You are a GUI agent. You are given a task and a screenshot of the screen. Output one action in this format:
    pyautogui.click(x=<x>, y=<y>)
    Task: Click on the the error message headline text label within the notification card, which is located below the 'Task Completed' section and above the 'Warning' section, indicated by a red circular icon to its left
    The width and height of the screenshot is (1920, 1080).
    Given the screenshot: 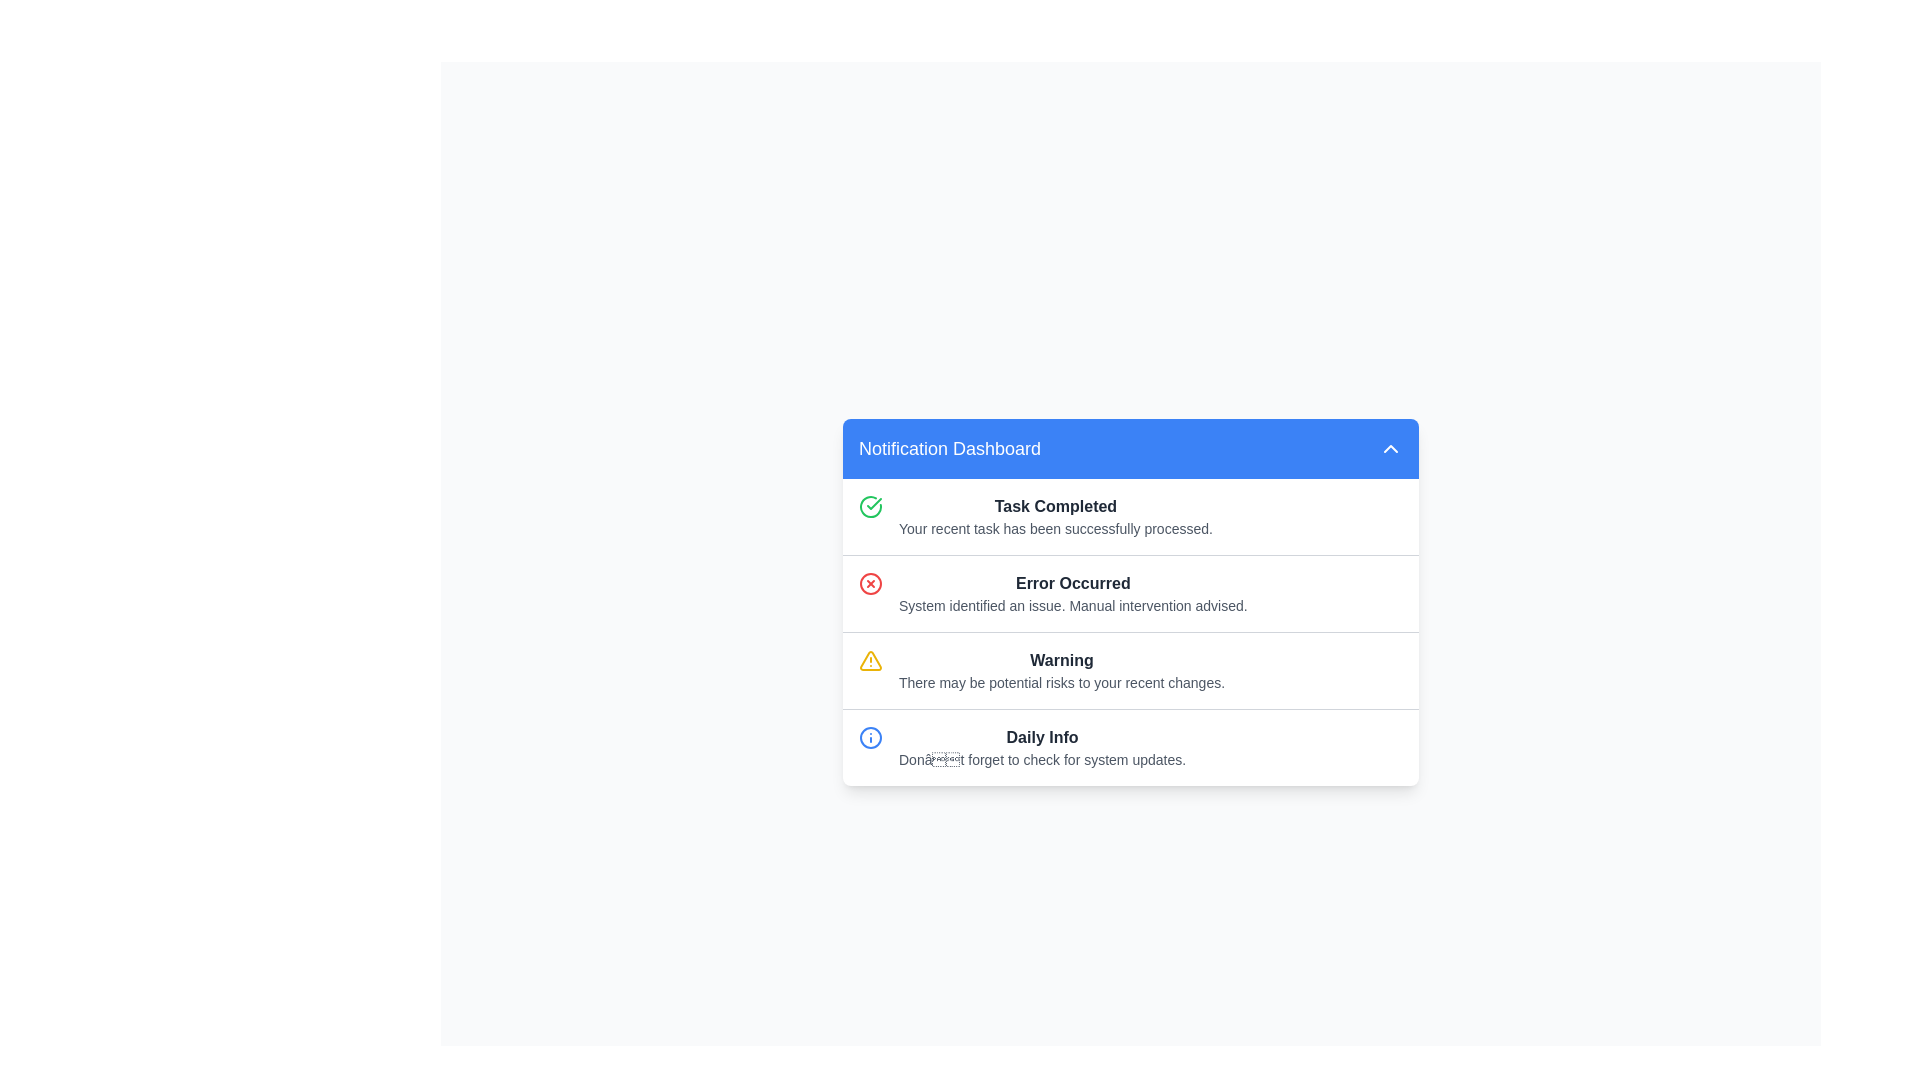 What is the action you would take?
    pyautogui.click(x=1072, y=583)
    